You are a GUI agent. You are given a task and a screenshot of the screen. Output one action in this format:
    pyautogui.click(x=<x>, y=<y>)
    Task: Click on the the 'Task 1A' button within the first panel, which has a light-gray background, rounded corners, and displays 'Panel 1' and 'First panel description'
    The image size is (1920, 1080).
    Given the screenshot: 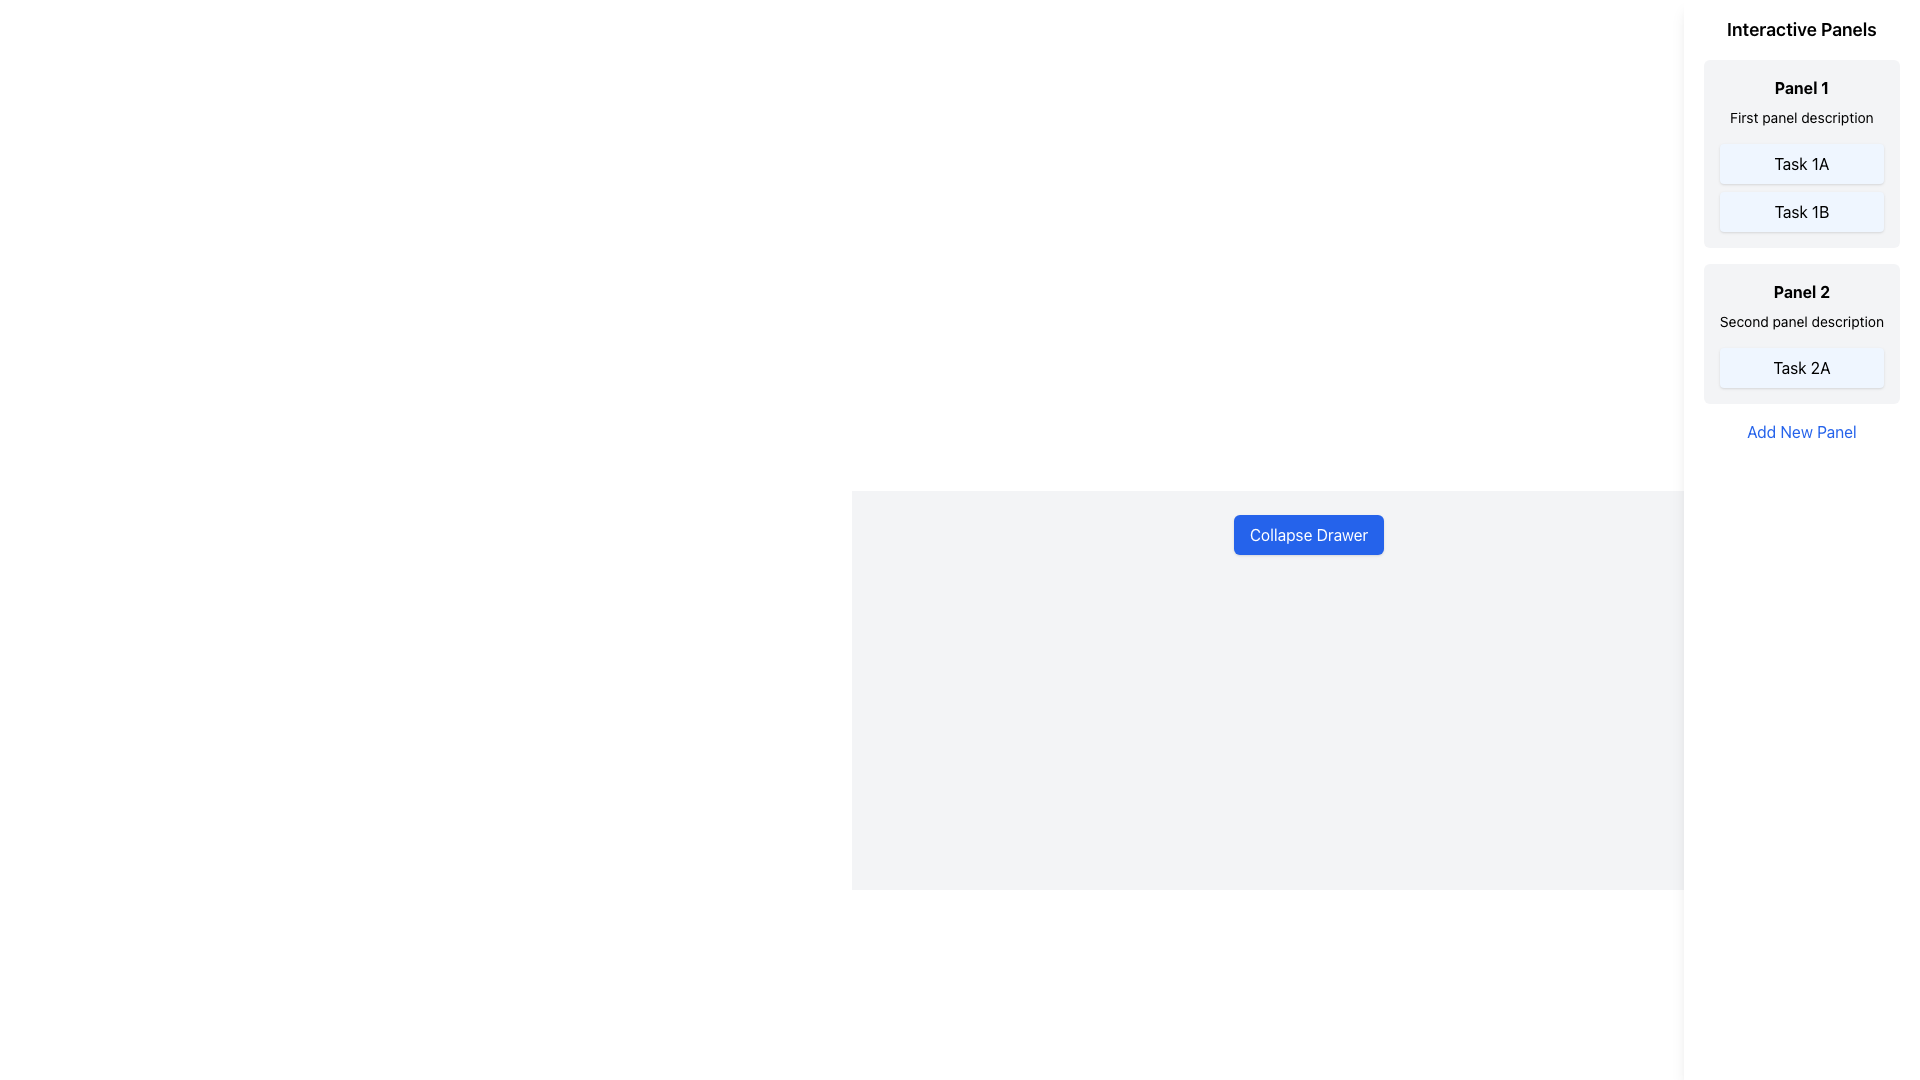 What is the action you would take?
    pyautogui.click(x=1801, y=153)
    